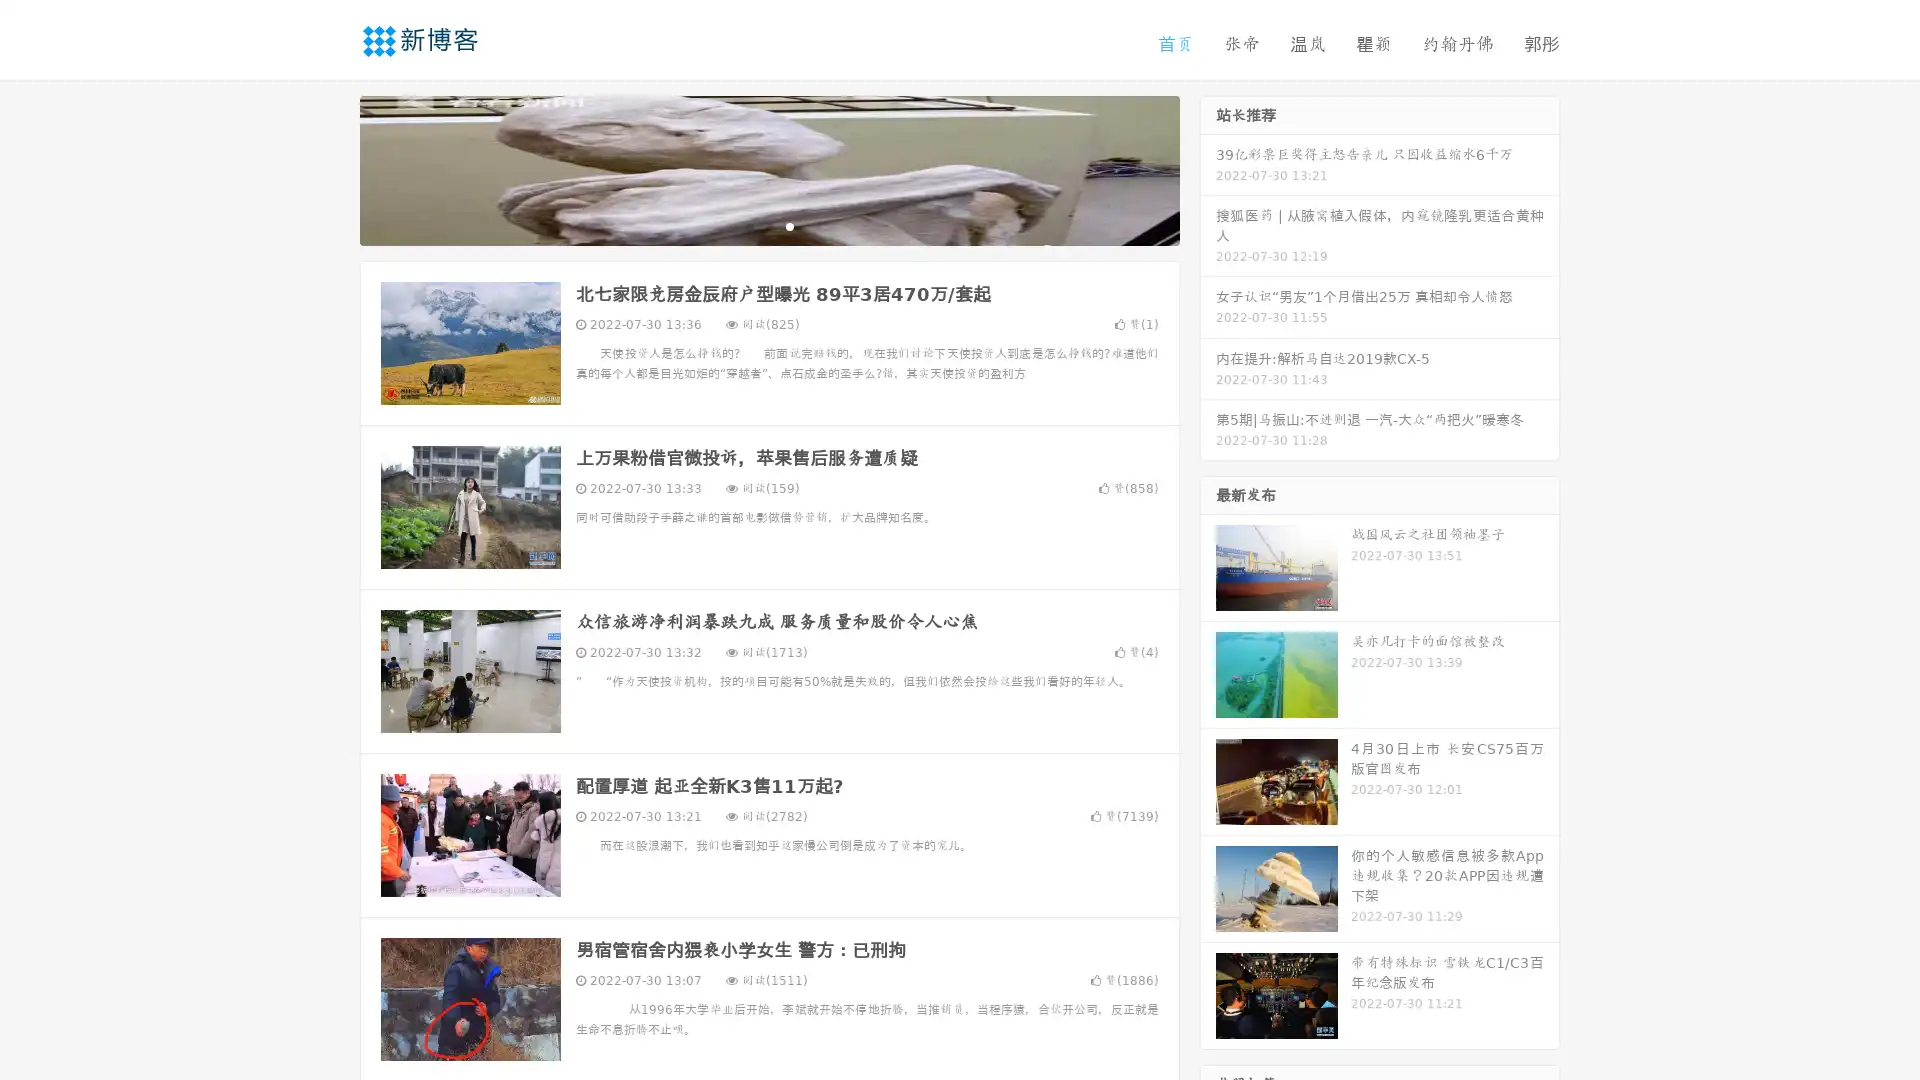 This screenshot has width=1920, height=1080. Describe the element at coordinates (330, 168) in the screenshot. I see `Previous slide` at that location.